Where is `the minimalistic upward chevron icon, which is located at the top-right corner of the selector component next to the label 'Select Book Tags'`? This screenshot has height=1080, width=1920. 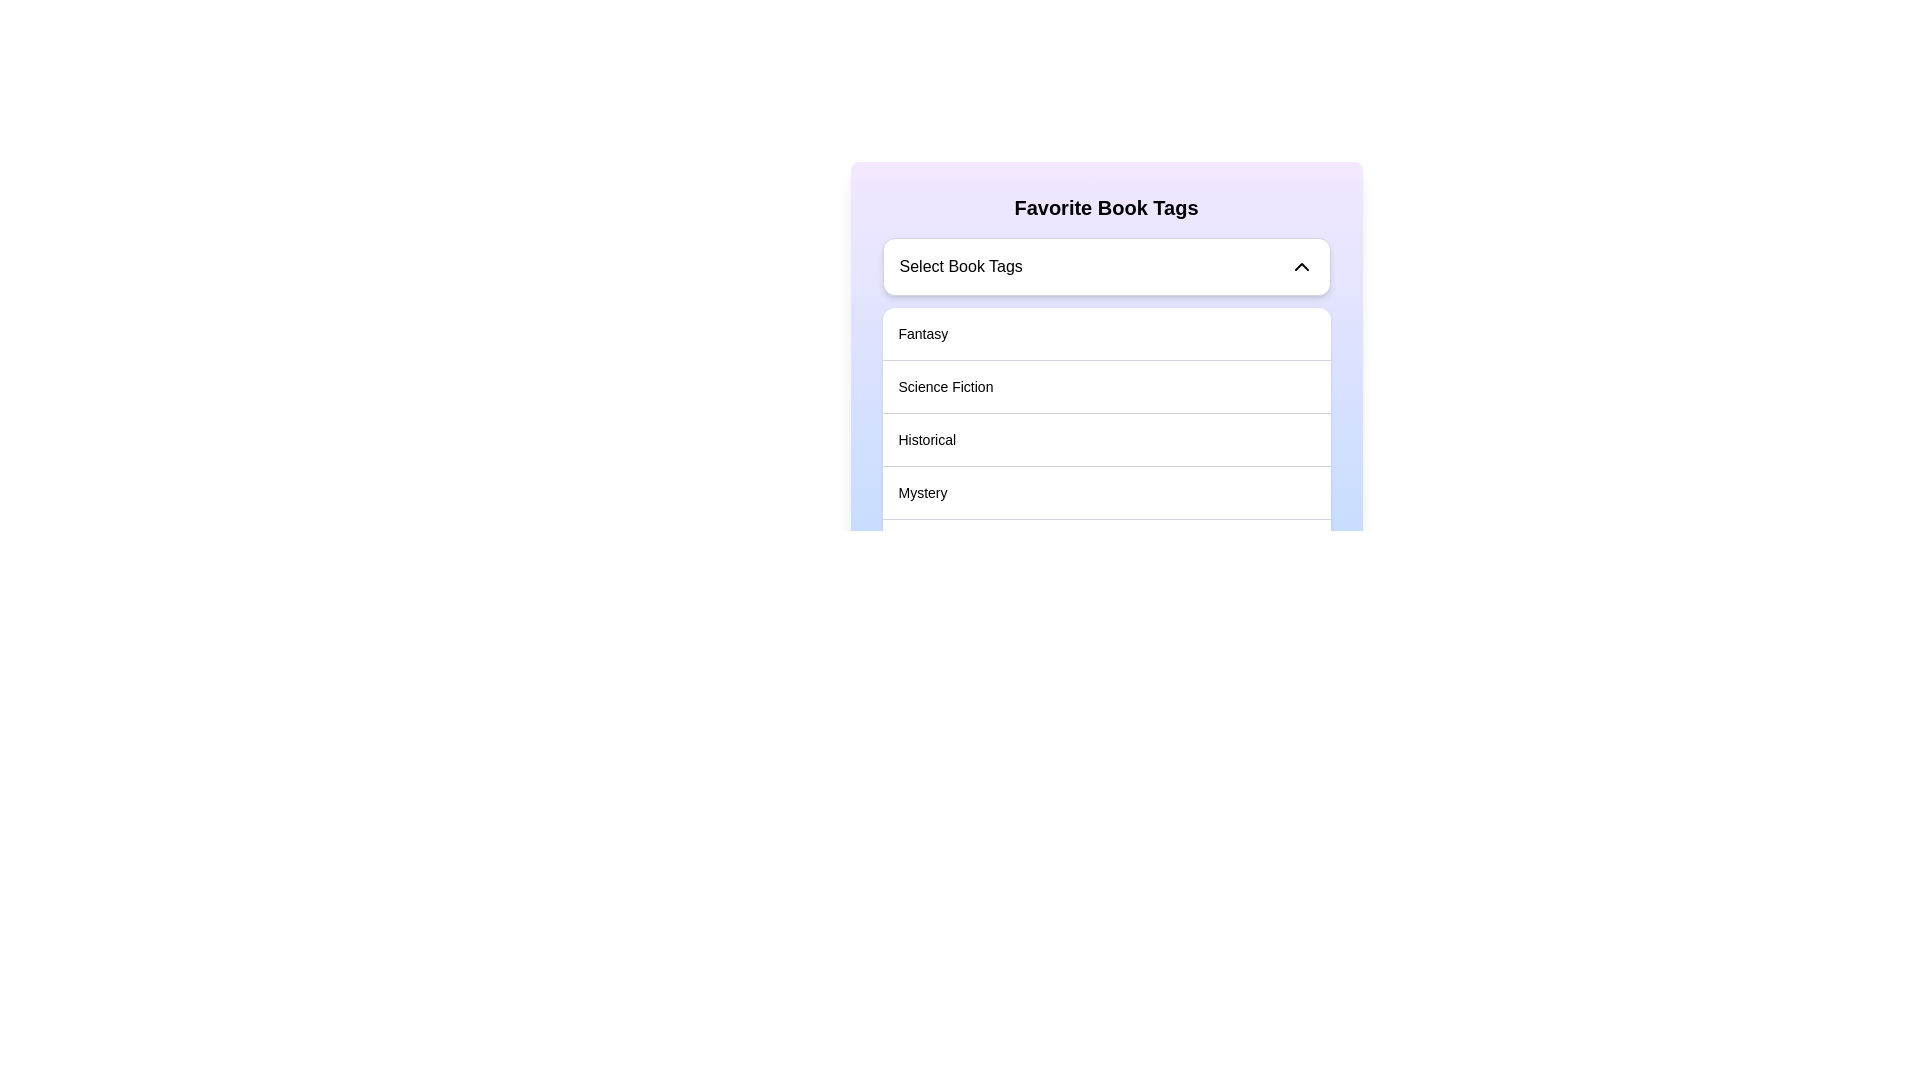
the minimalistic upward chevron icon, which is located at the top-right corner of the selector component next to the label 'Select Book Tags' is located at coordinates (1301, 265).